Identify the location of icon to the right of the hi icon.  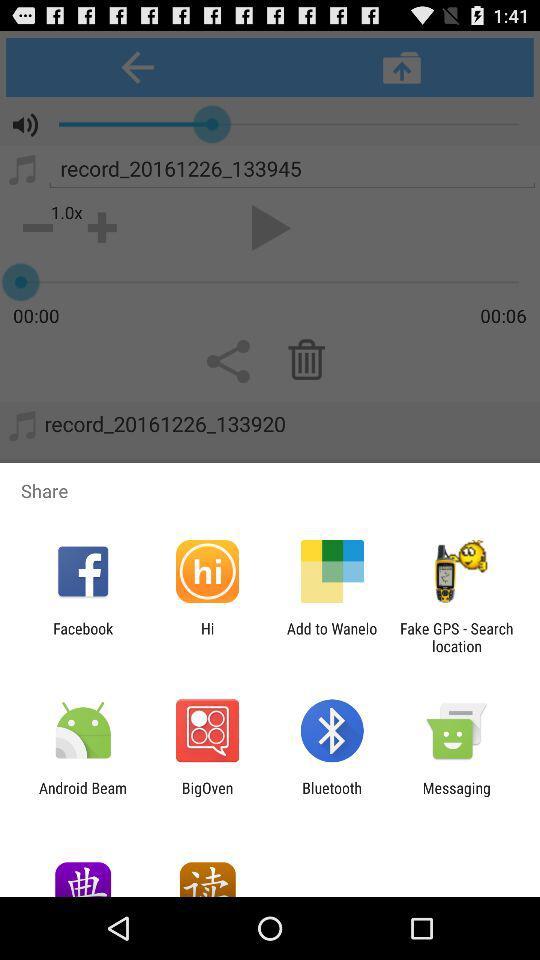
(332, 636).